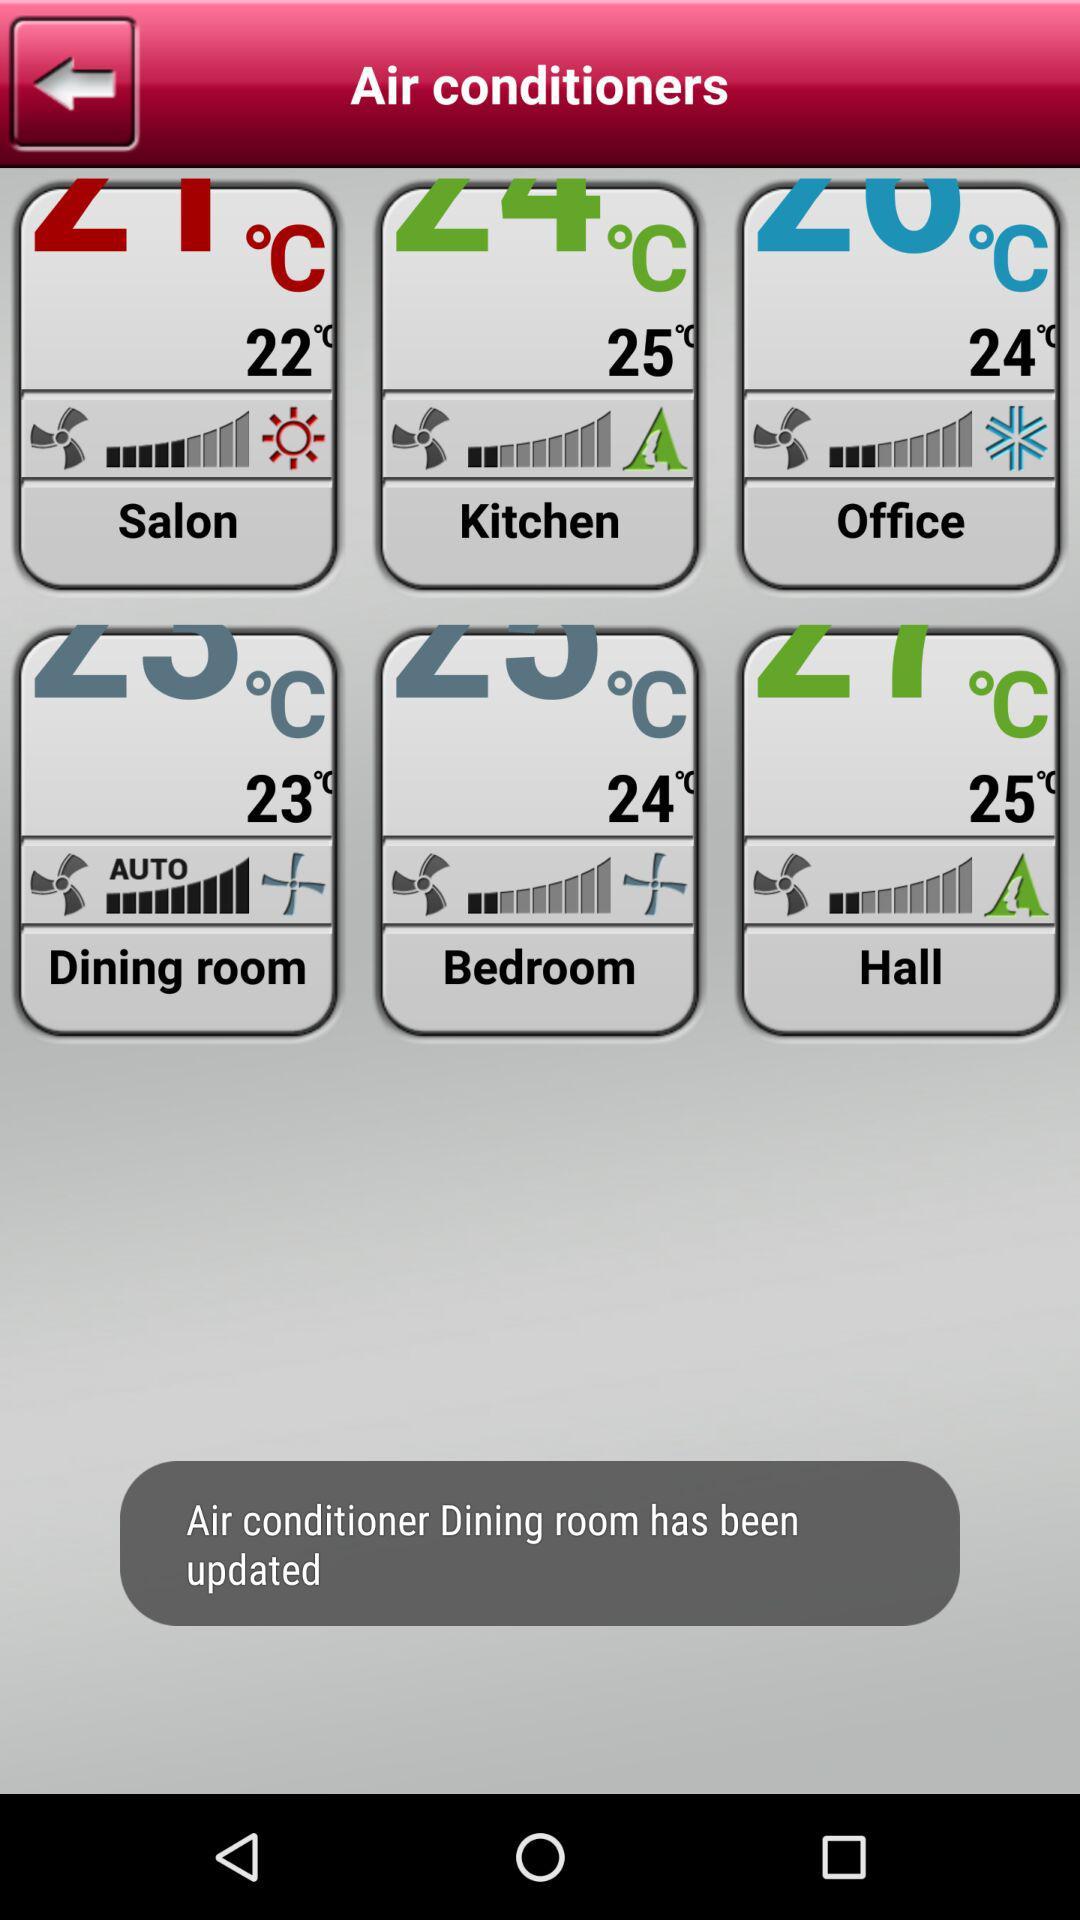  Describe the element at coordinates (901, 834) in the screenshot. I see `hall air conditioner` at that location.